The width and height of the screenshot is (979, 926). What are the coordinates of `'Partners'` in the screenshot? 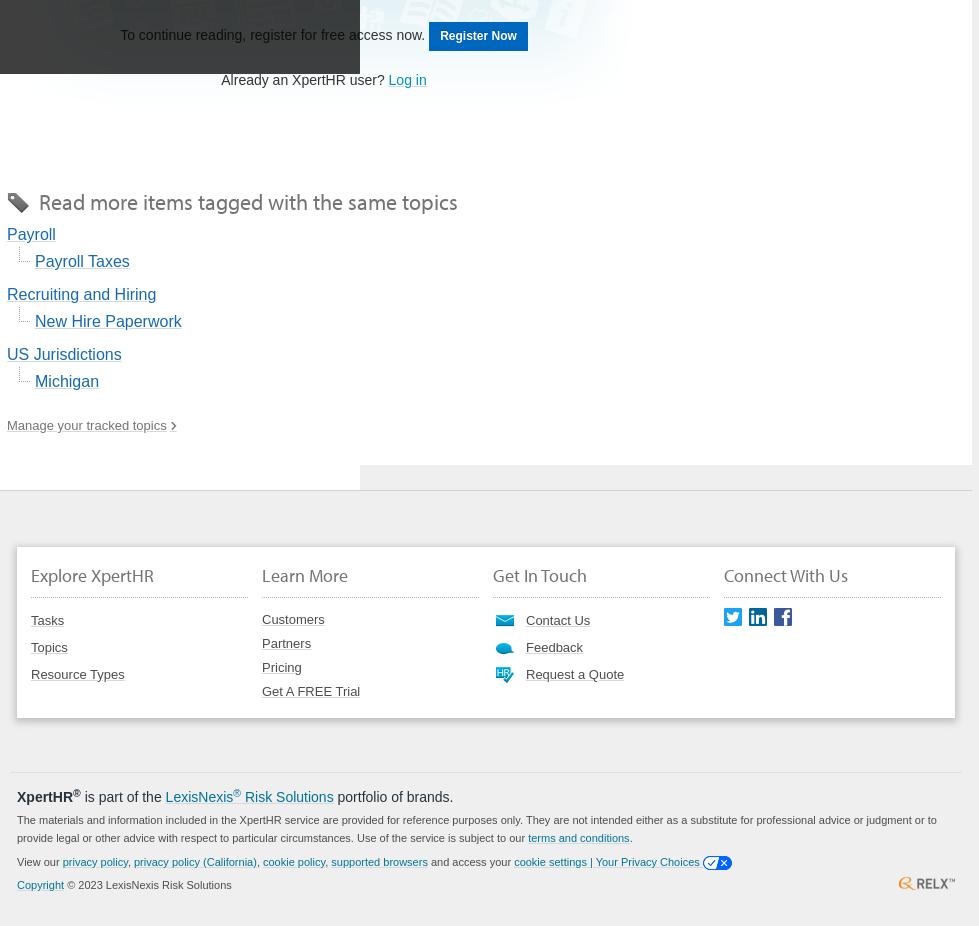 It's located at (286, 641).